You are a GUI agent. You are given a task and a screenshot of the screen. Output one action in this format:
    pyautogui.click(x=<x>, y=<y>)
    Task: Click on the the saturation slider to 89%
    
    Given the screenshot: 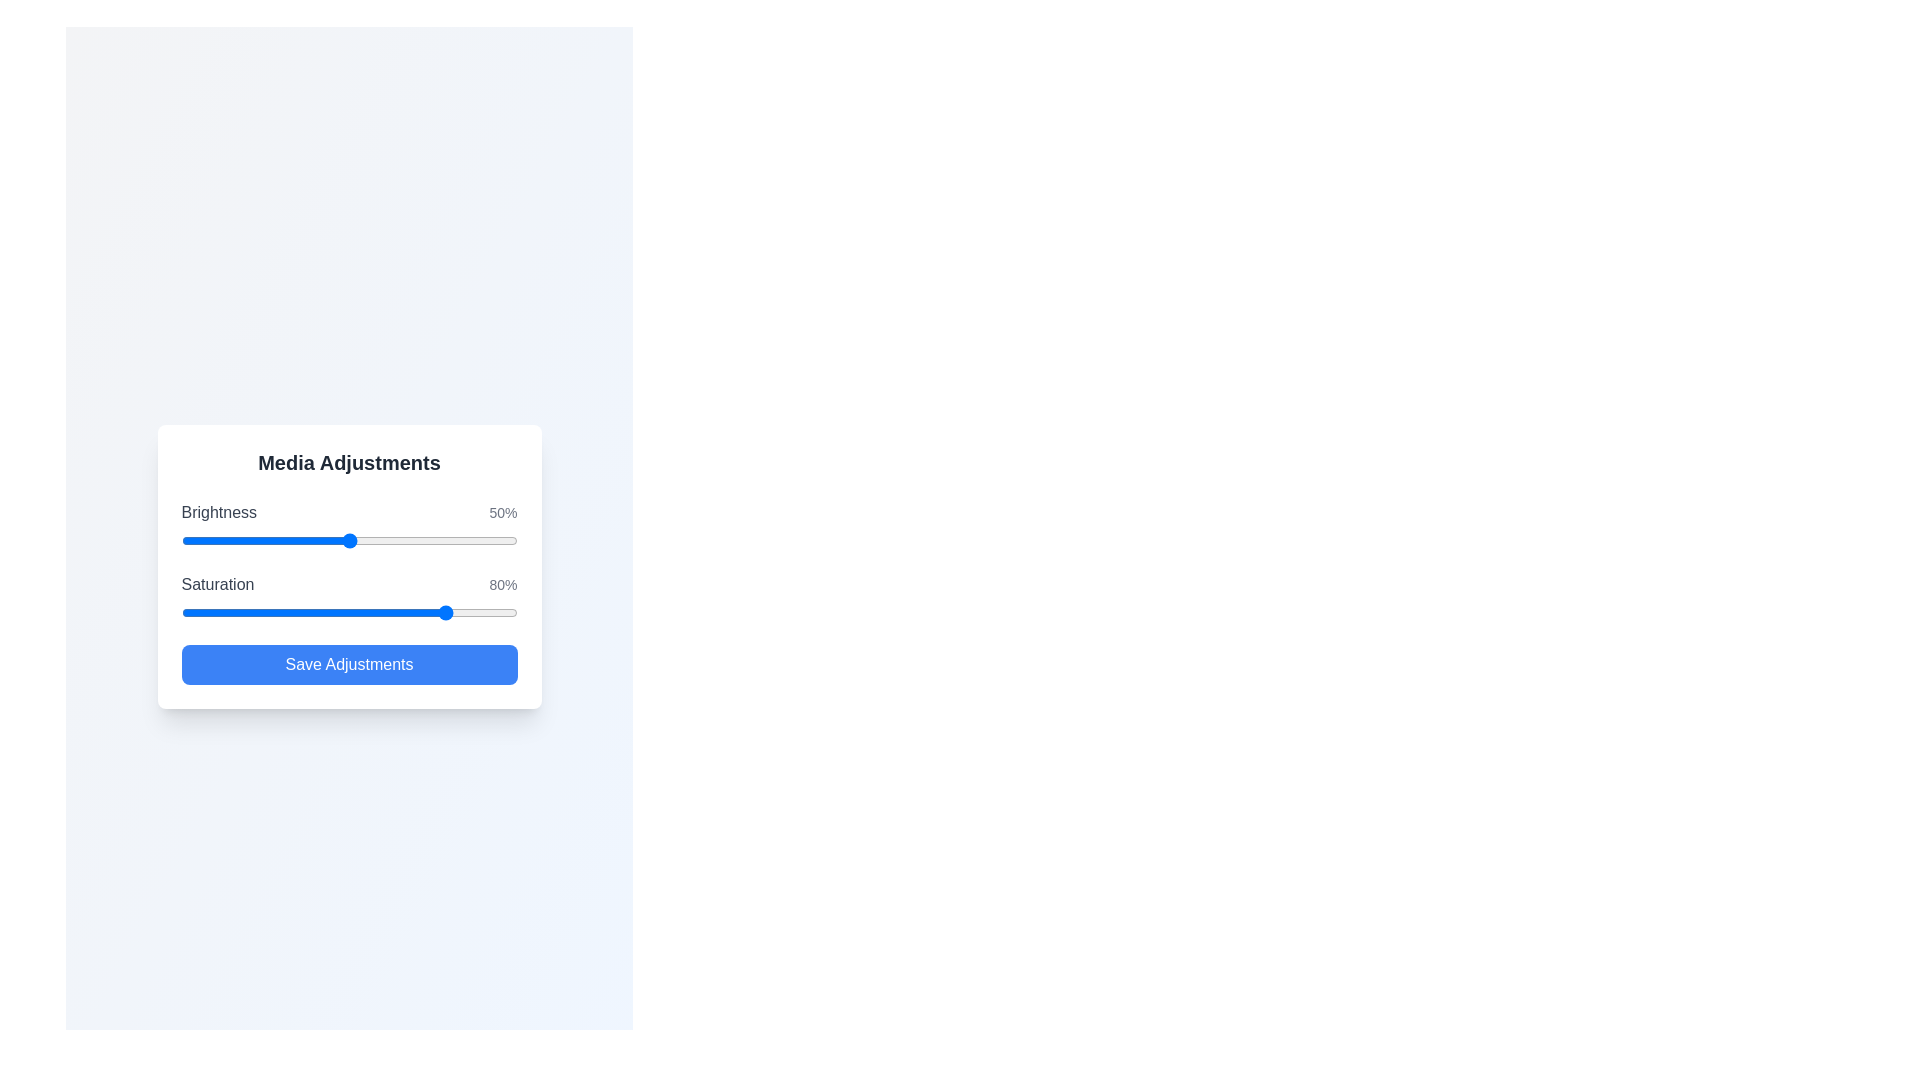 What is the action you would take?
    pyautogui.click(x=480, y=612)
    